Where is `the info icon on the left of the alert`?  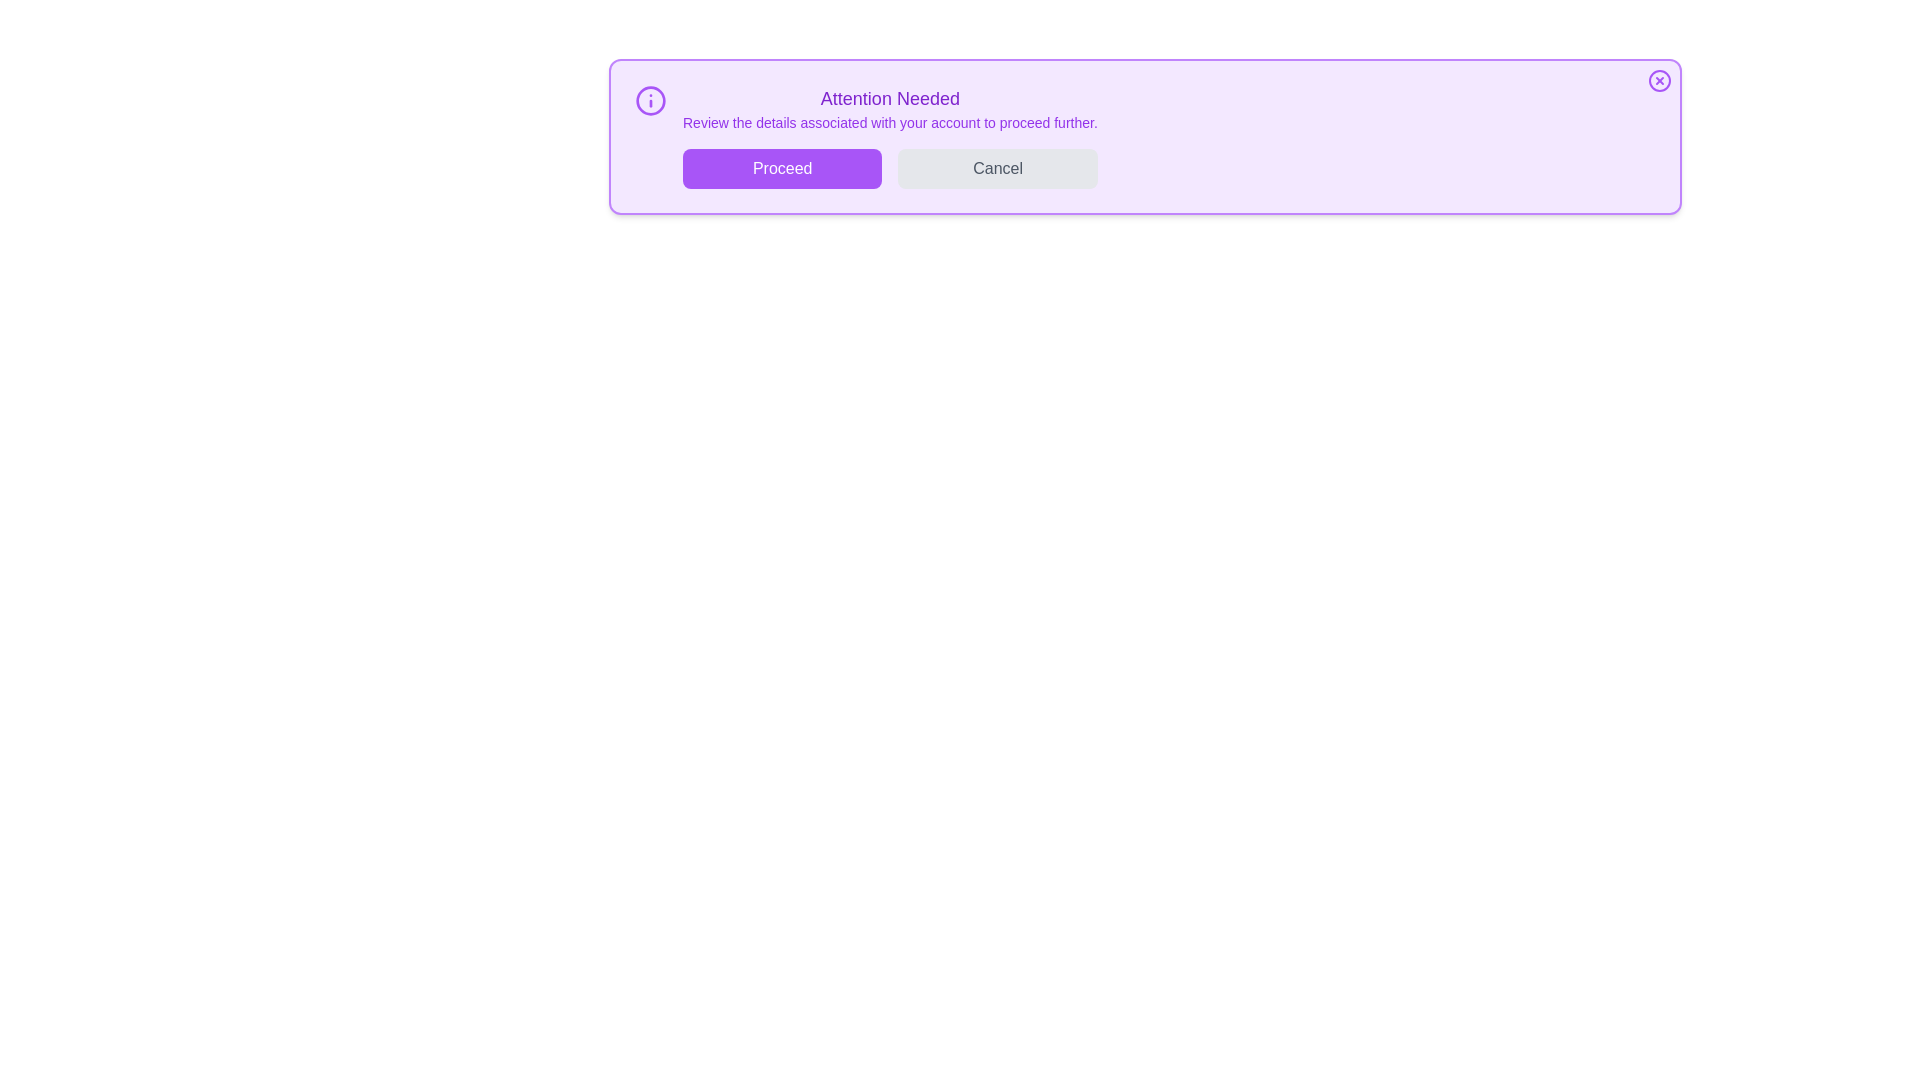 the info icon on the left of the alert is located at coordinates (651, 100).